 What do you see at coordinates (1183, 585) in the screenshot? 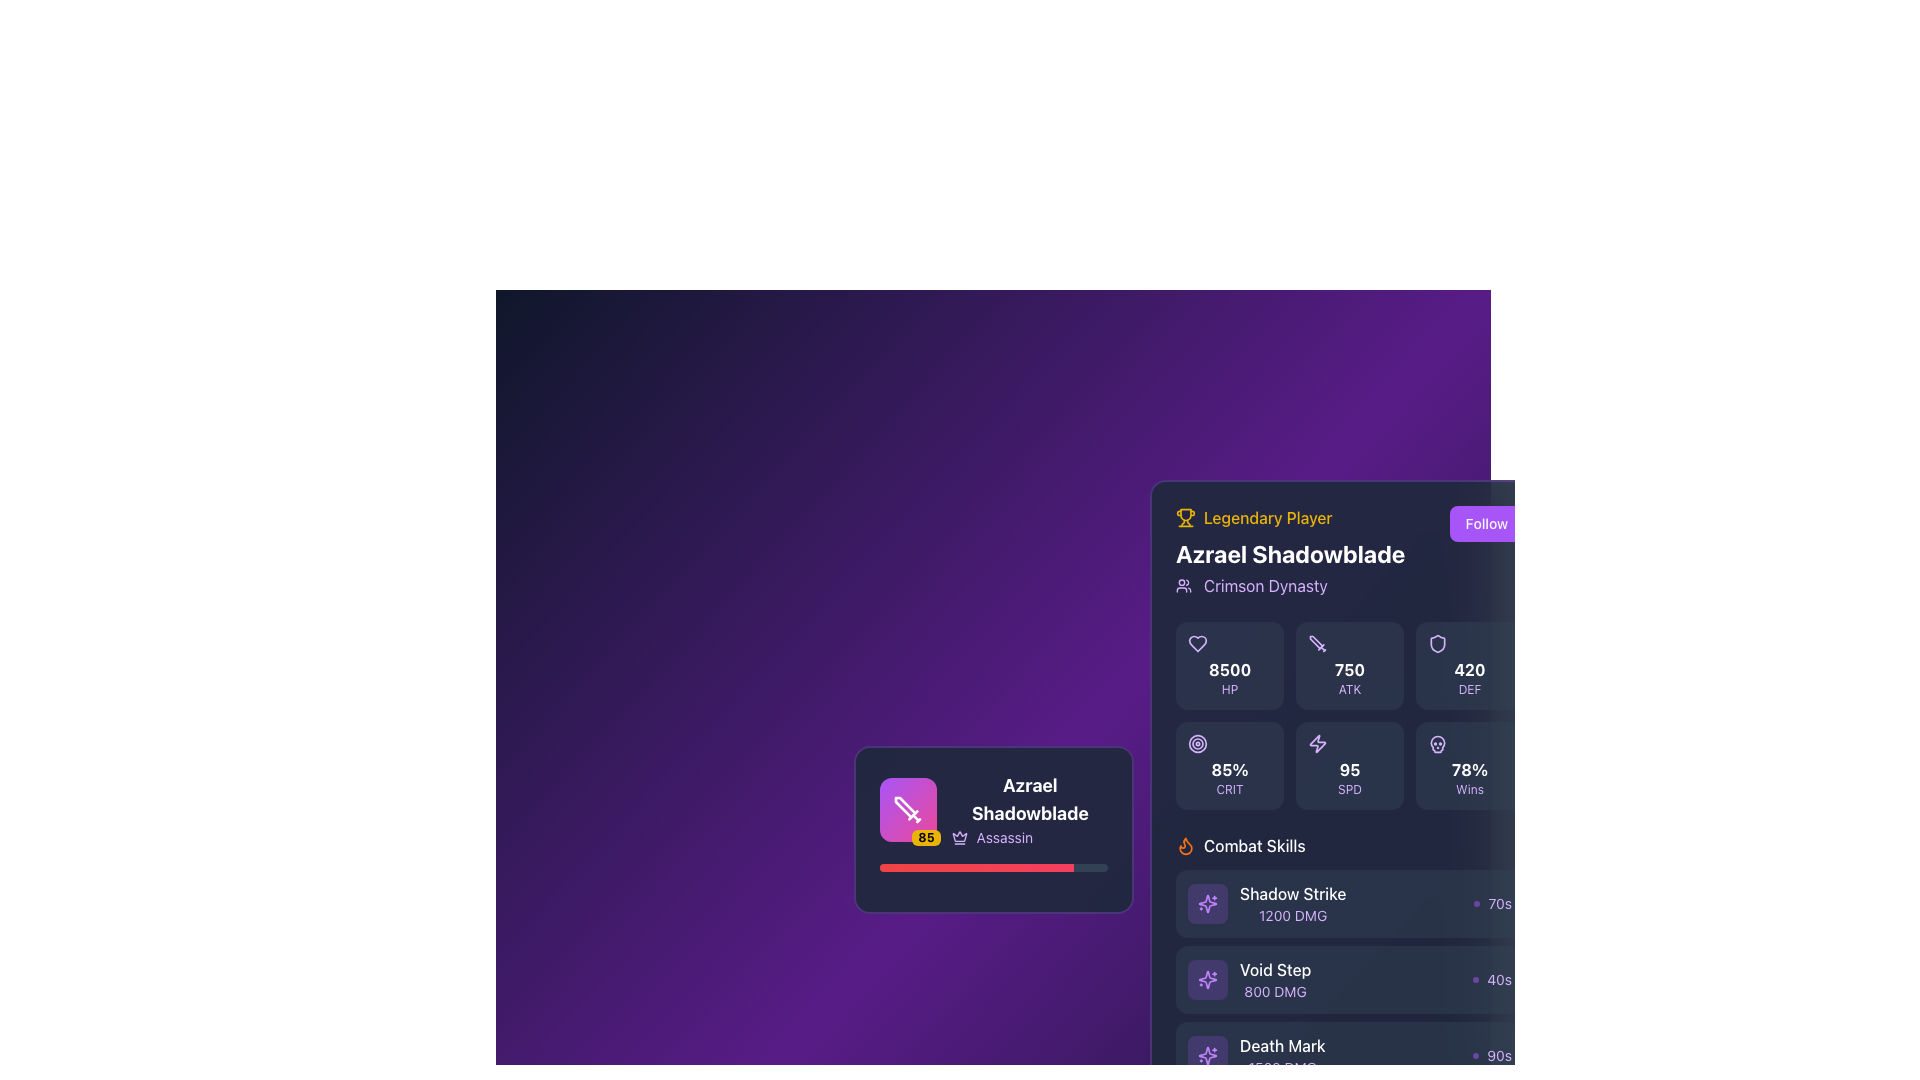
I see `the decorative icon associated with the player's guild 'Crimson Dynasty' located to the left of the text within the player's profile card` at bounding box center [1183, 585].